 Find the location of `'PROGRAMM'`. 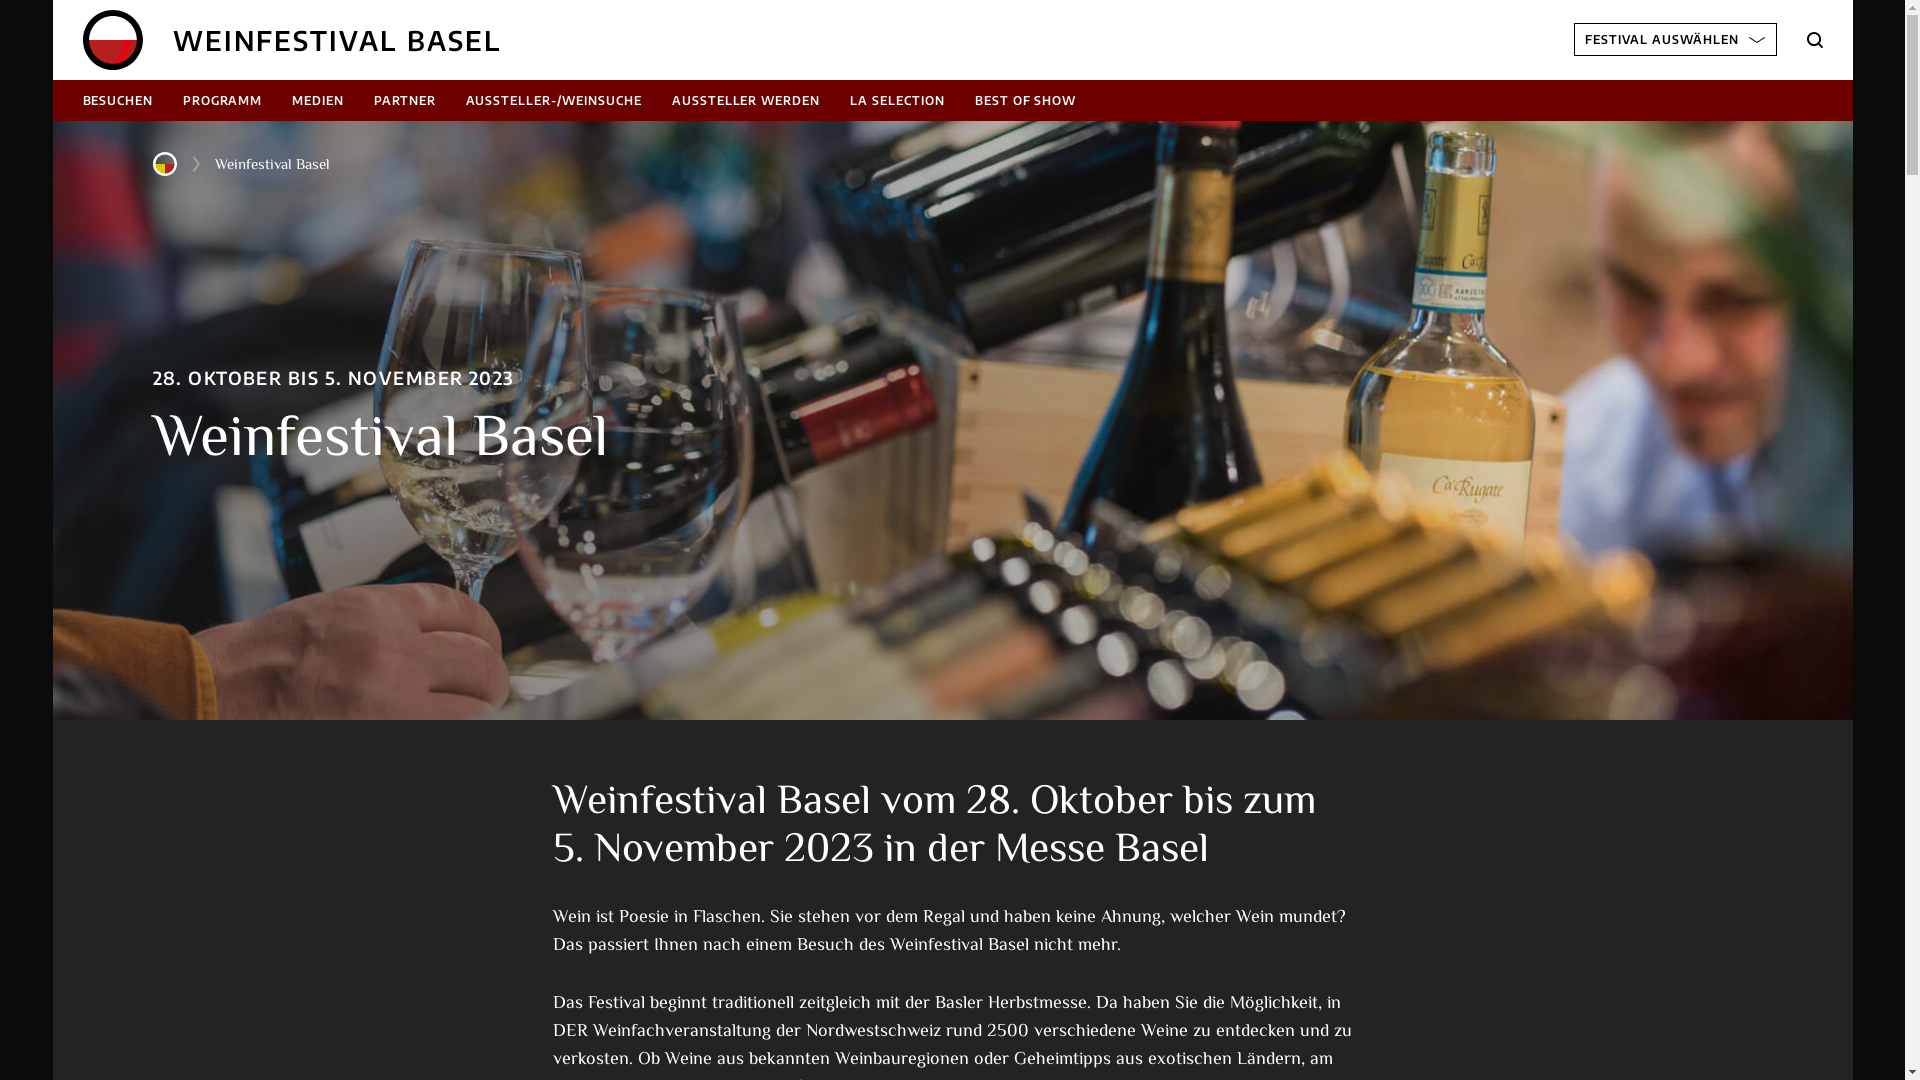

'PROGRAMM' is located at coordinates (222, 100).